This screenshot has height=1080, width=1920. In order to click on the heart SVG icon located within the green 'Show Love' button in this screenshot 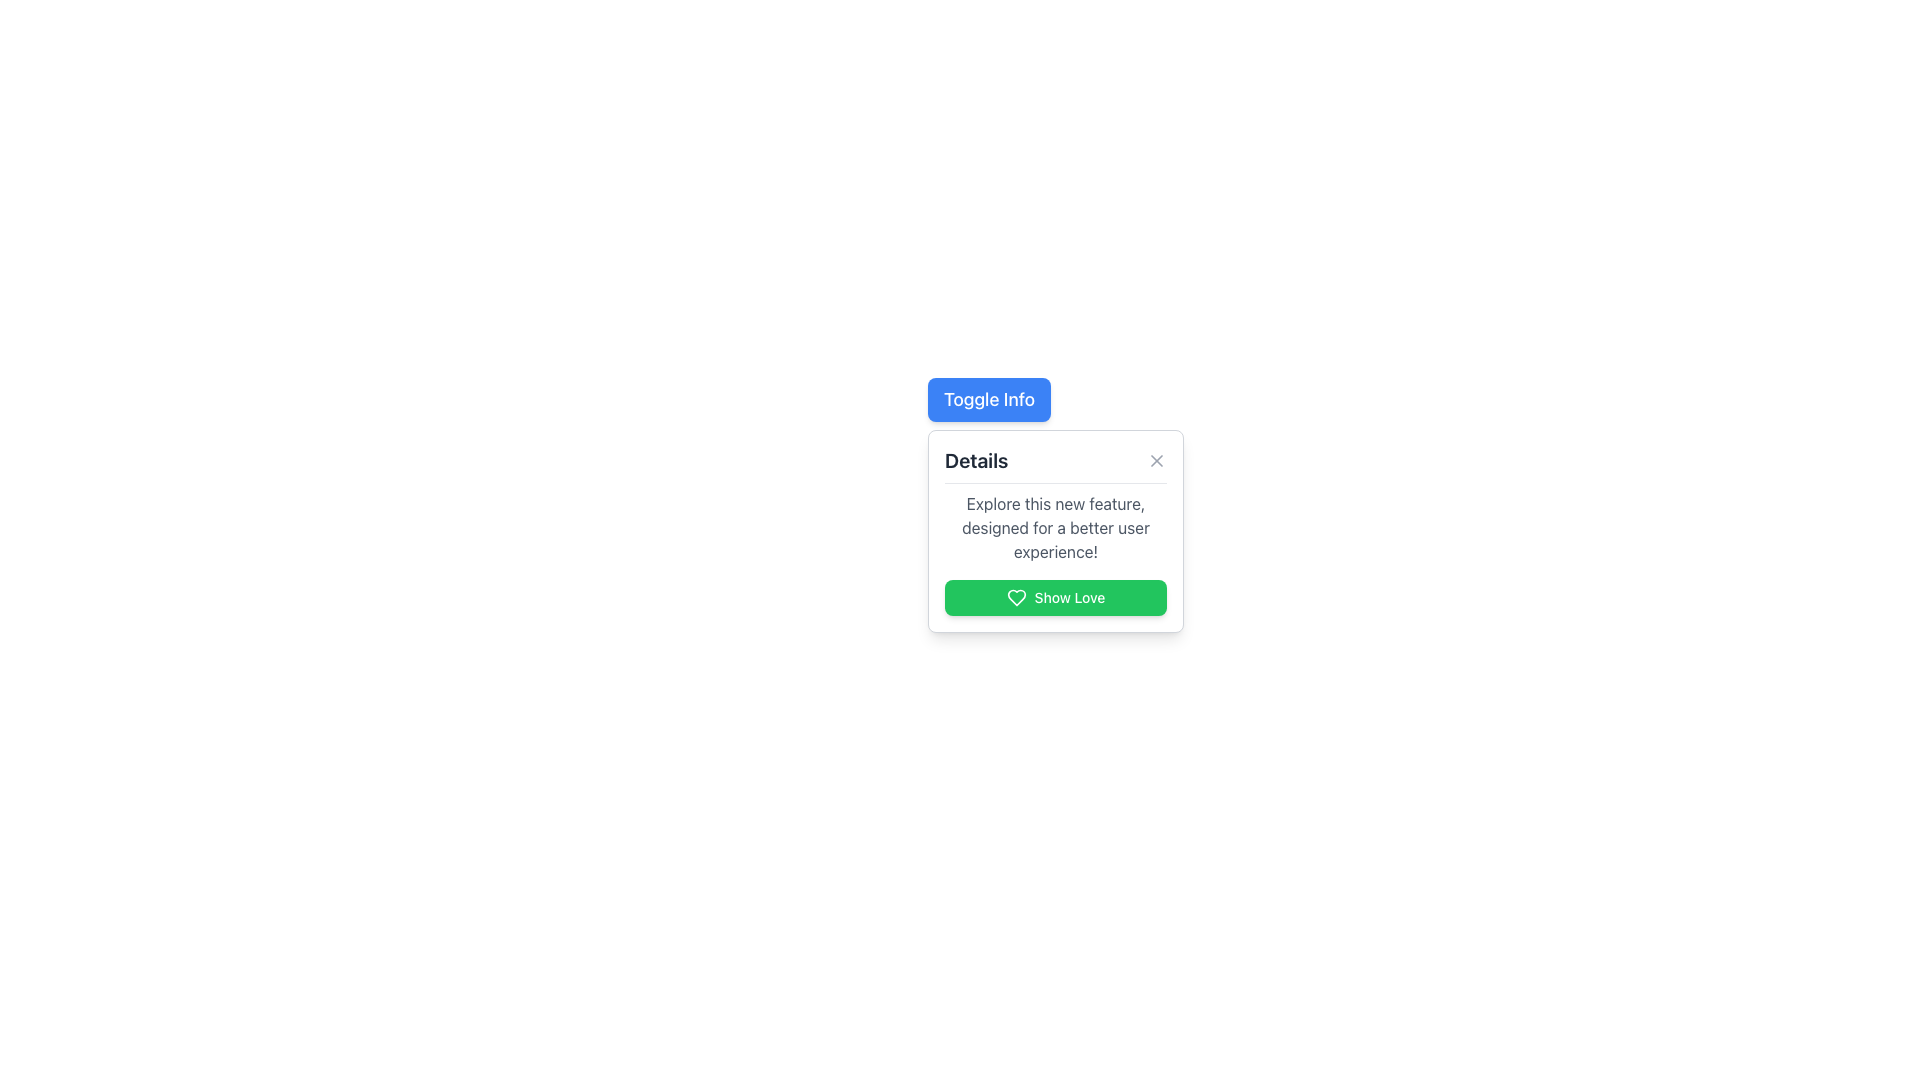, I will do `click(1016, 596)`.